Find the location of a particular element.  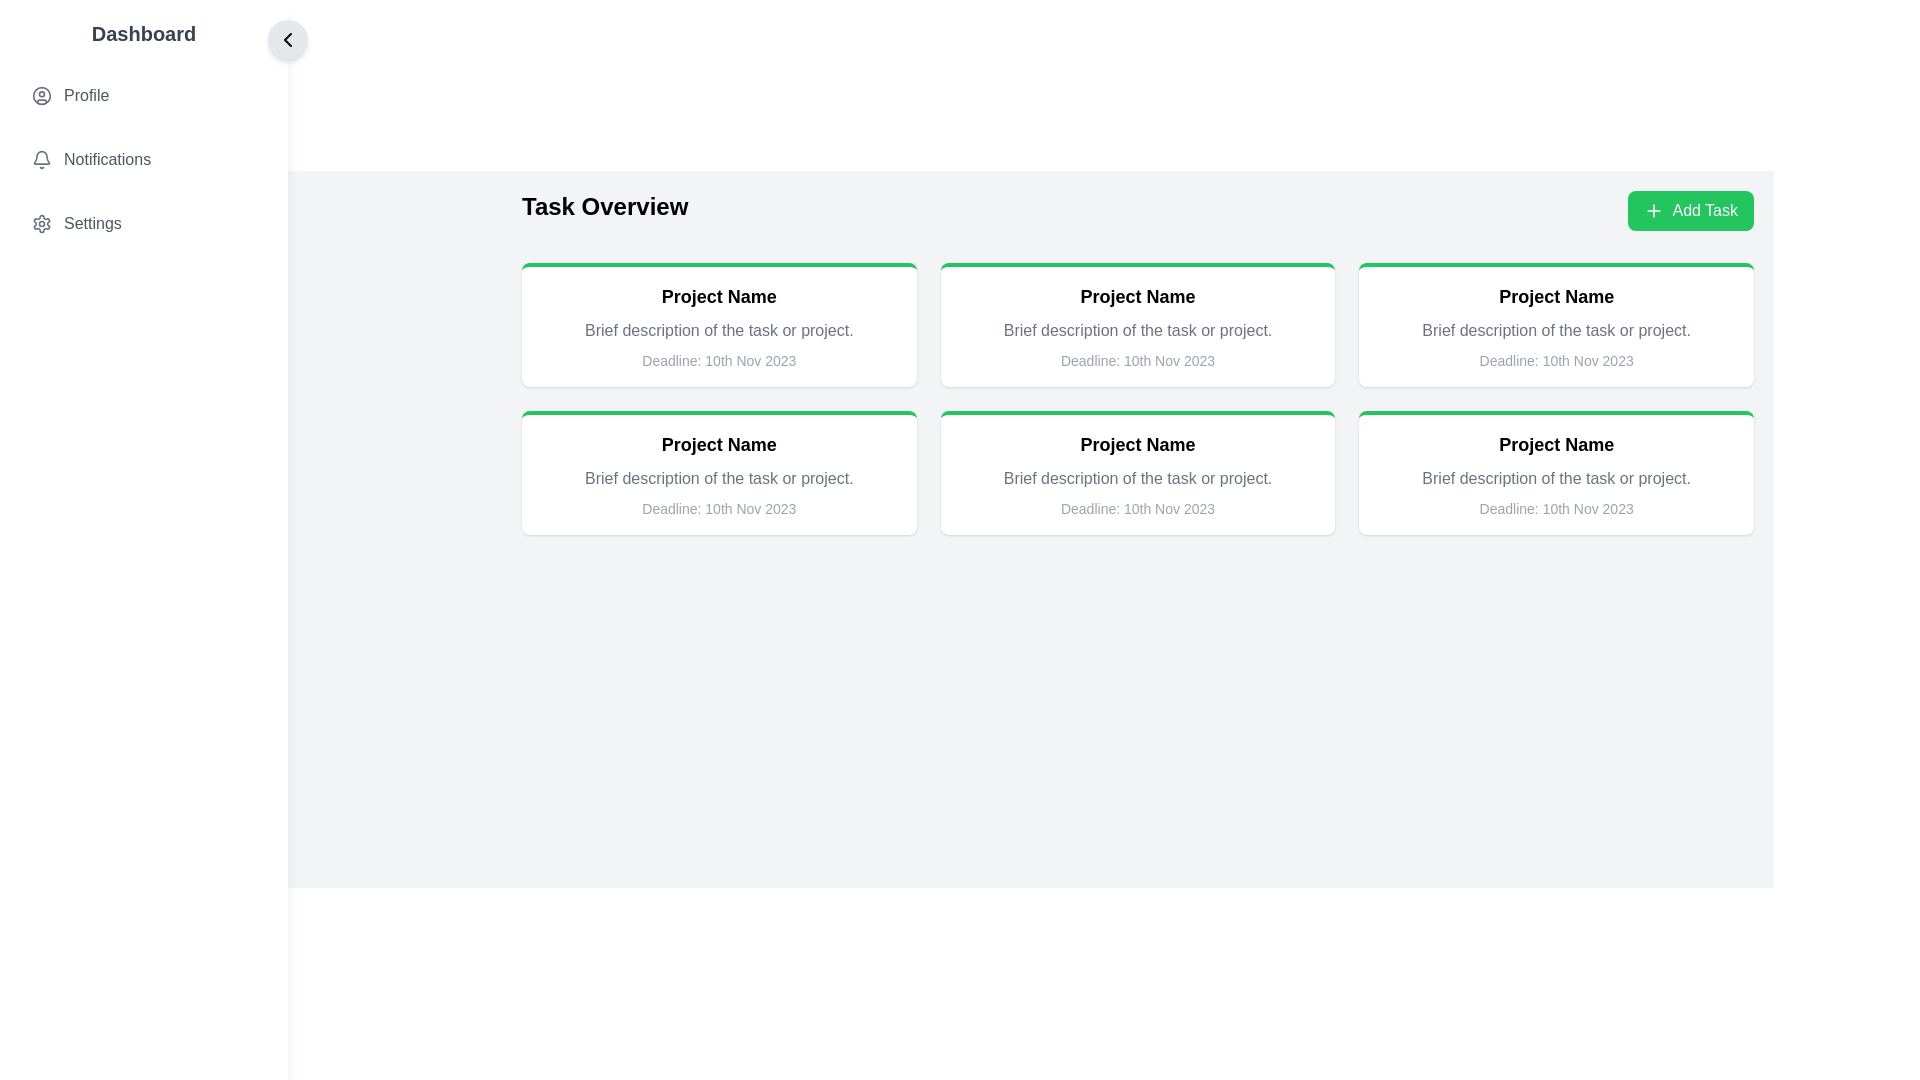

the 'Settings' icon located to the left of the text 'Settings' in the third row of the vertical sidebar menu is located at coordinates (42, 223).